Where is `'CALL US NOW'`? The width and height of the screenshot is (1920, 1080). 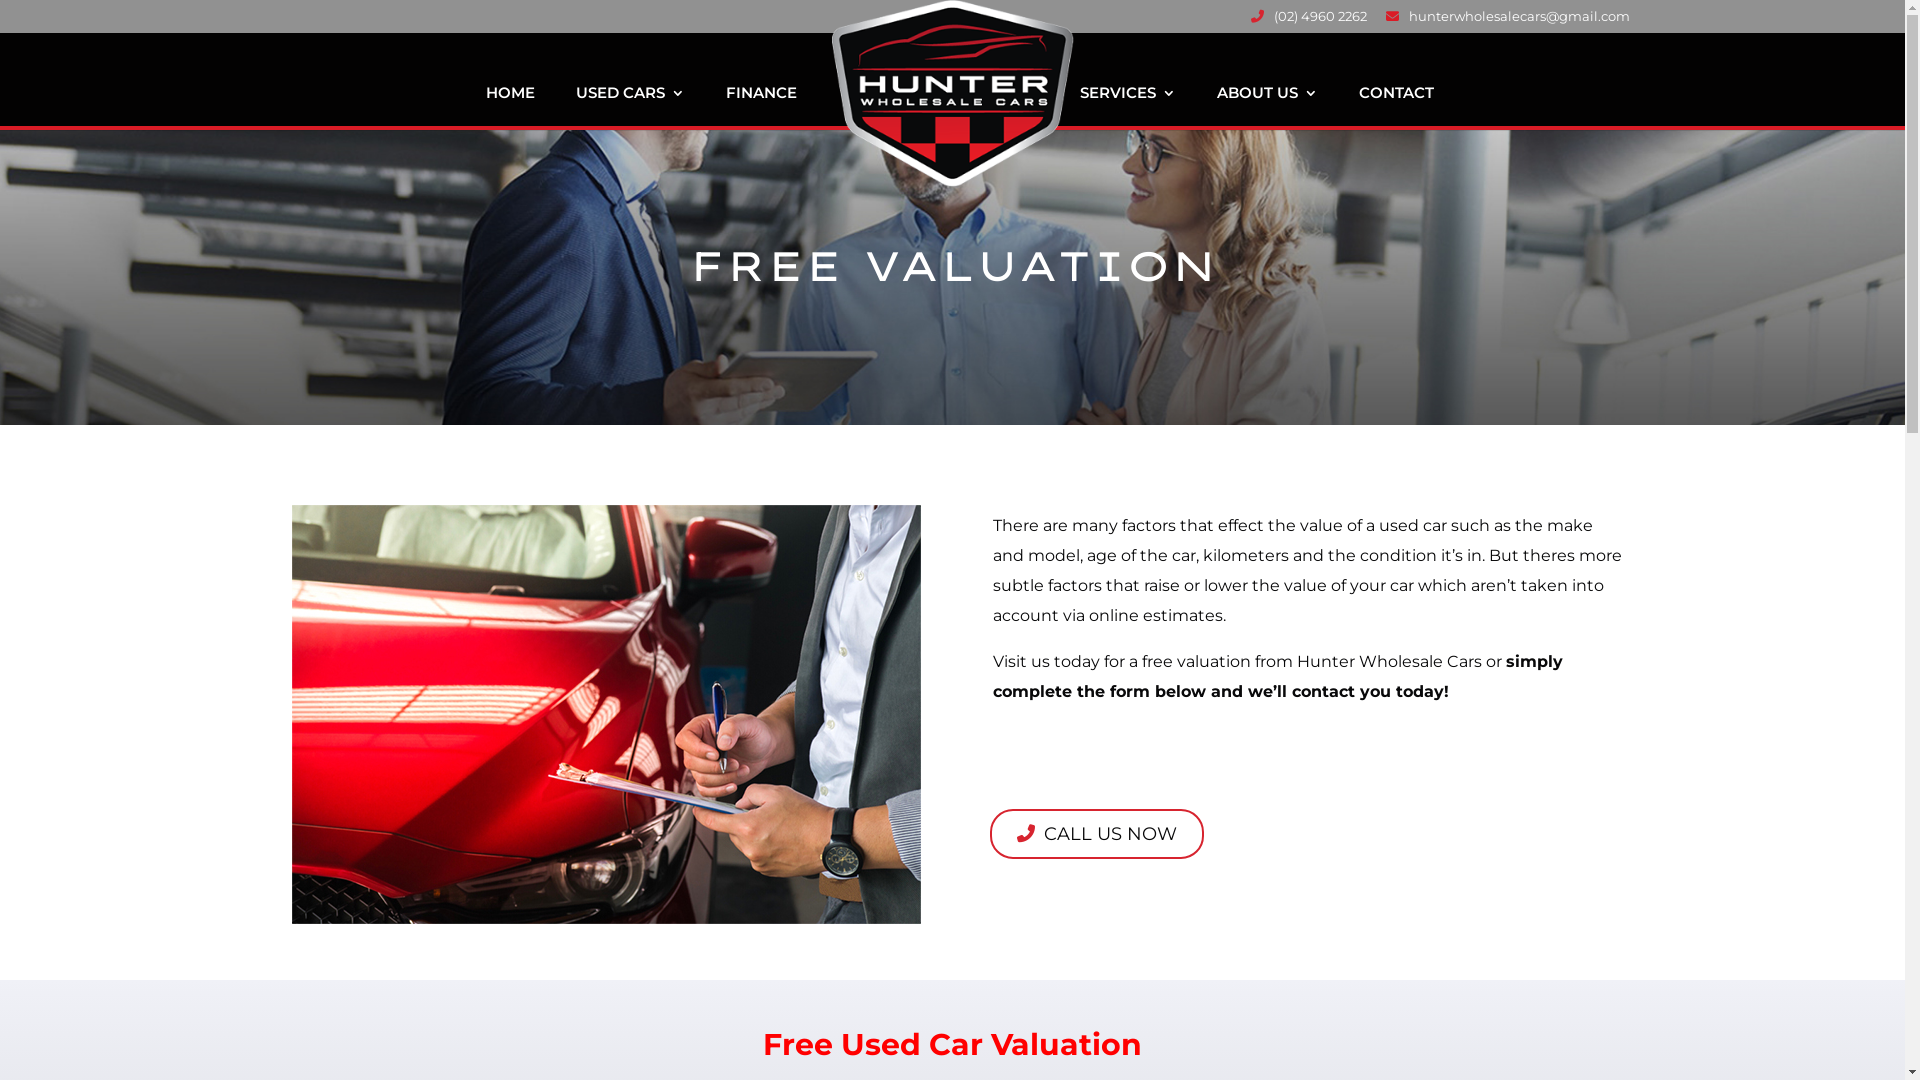 'CALL US NOW' is located at coordinates (1096, 833).